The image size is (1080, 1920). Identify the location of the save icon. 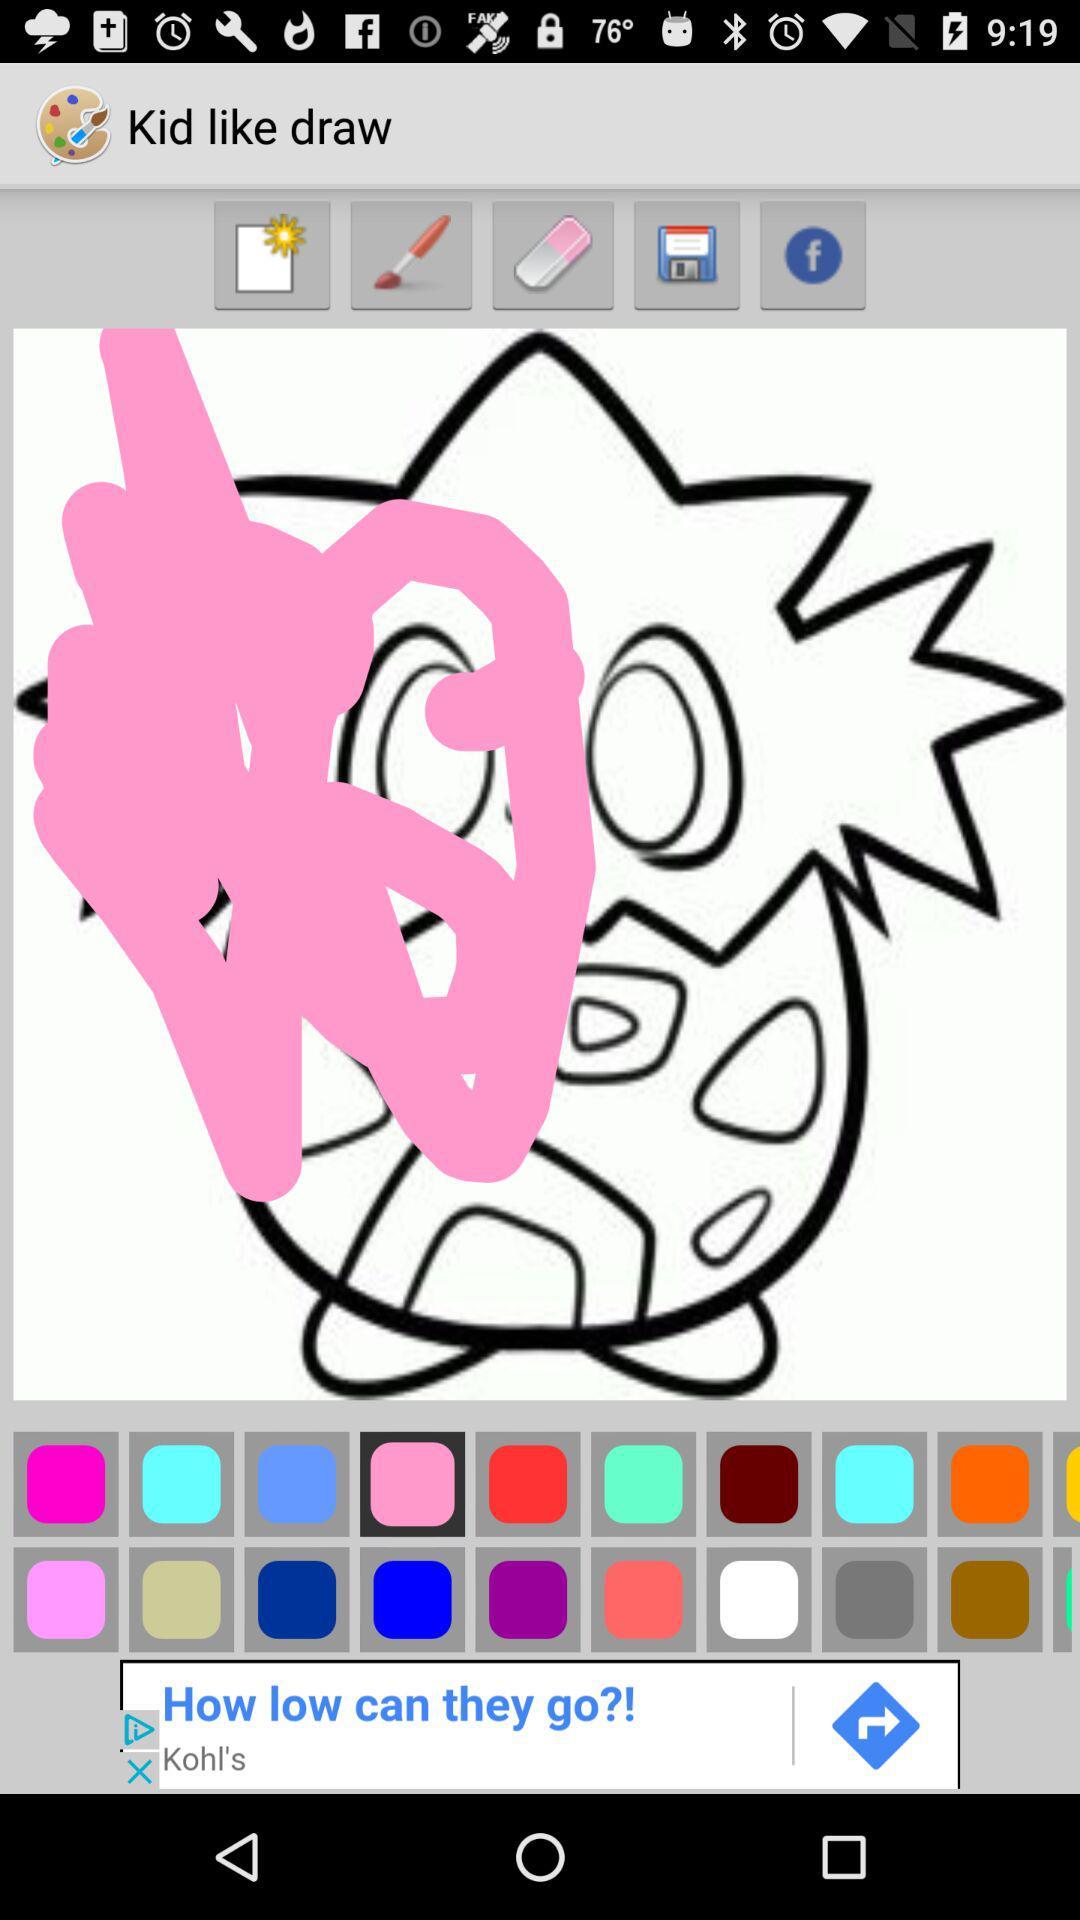
(685, 271).